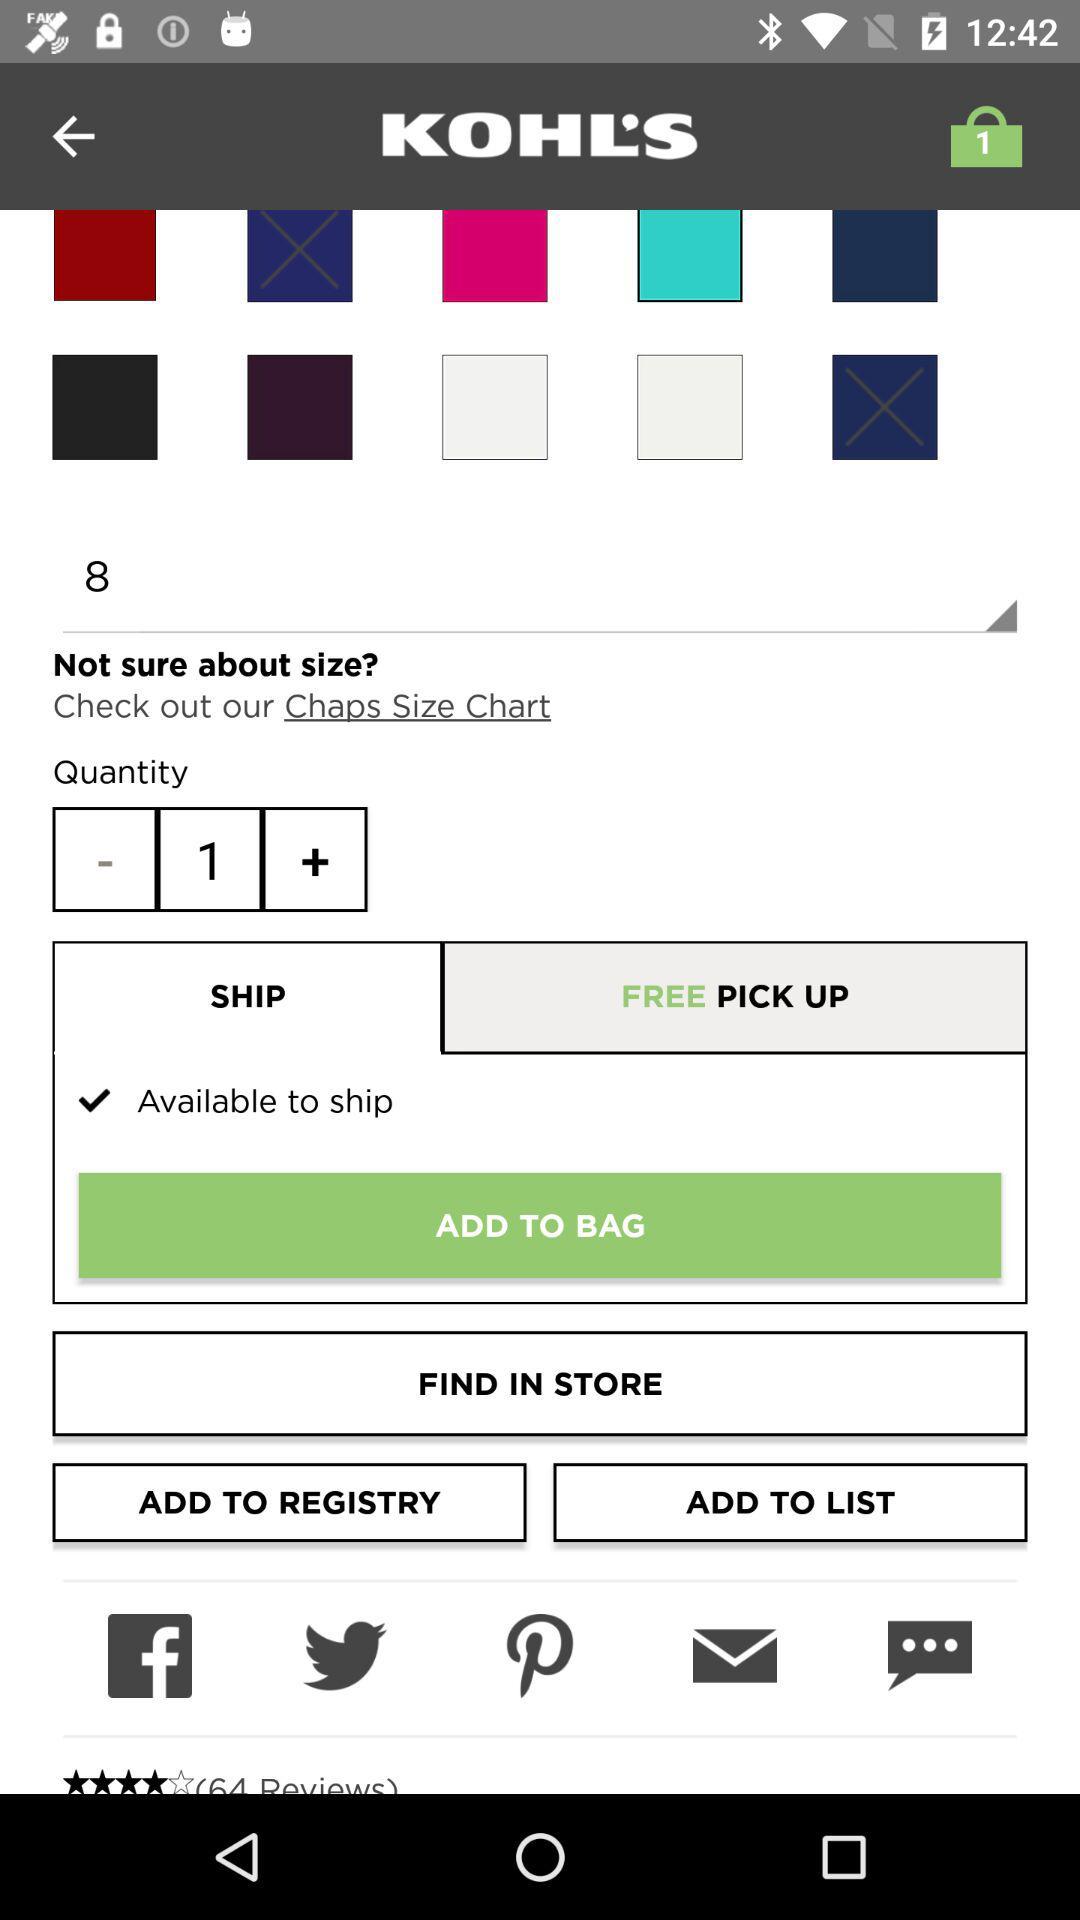  I want to click on the email icon, so click(735, 1656).